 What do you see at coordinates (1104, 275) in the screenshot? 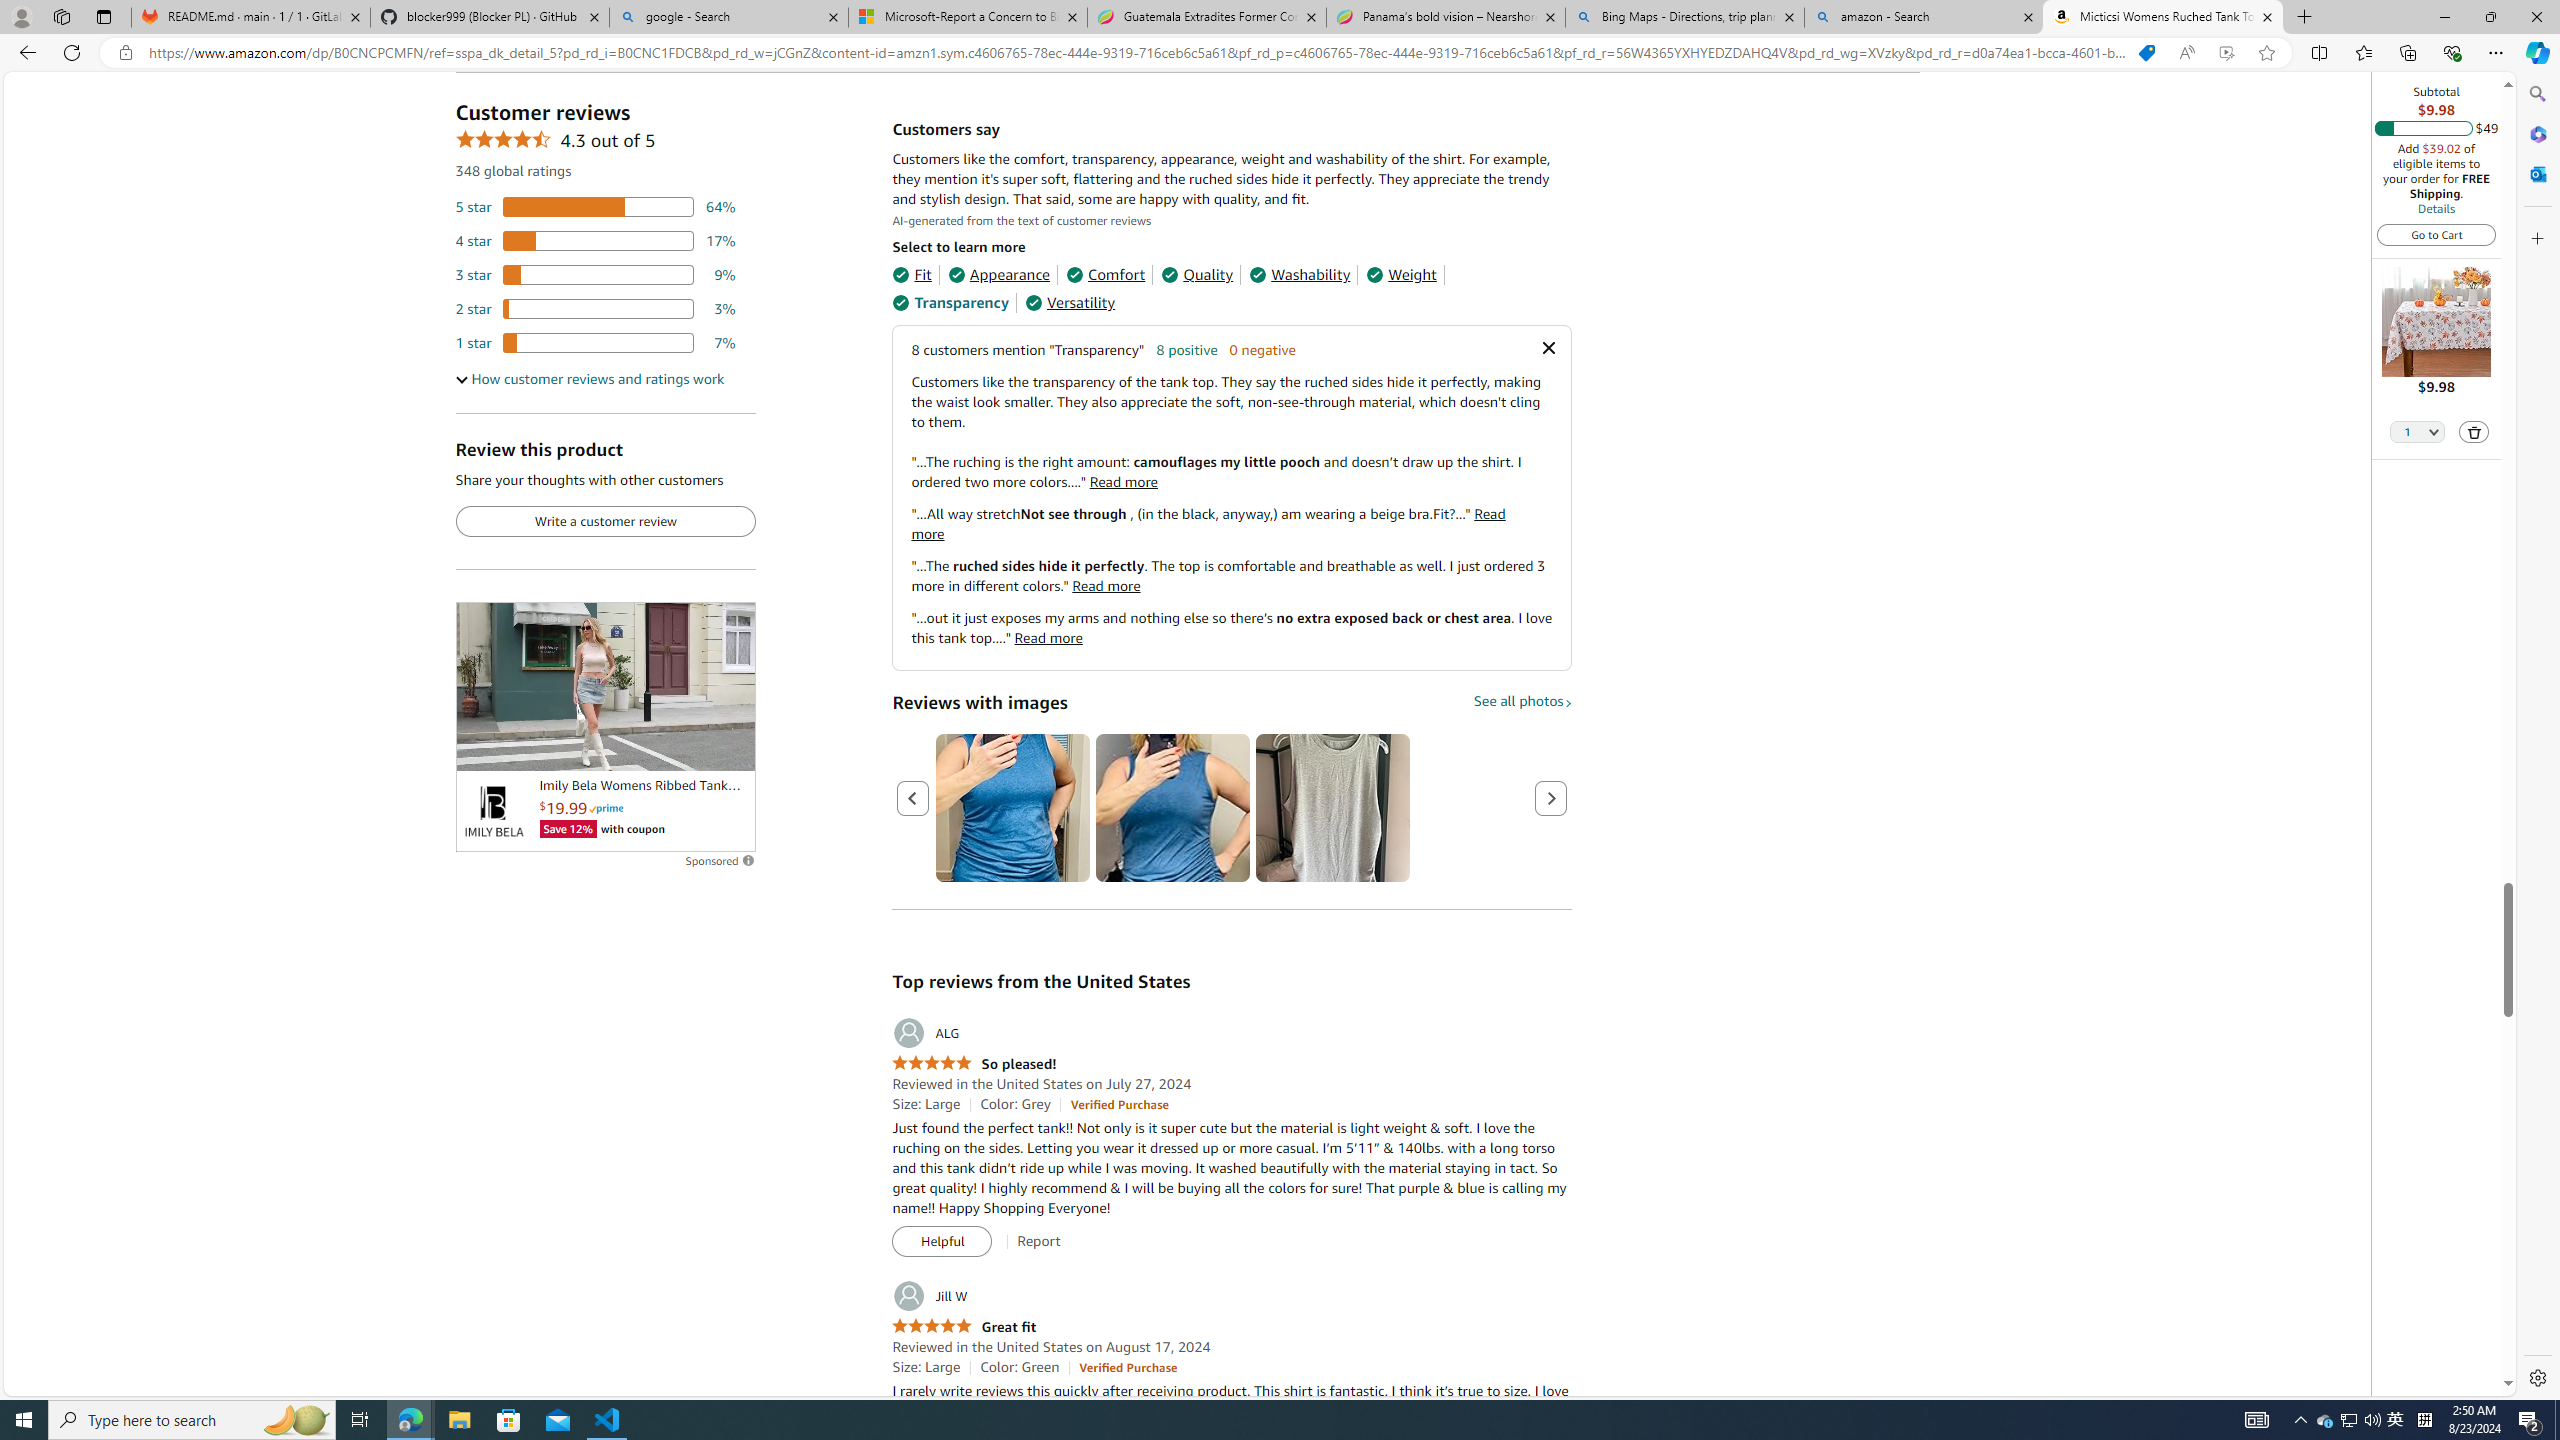
I see `'Comfort'` at bounding box center [1104, 275].